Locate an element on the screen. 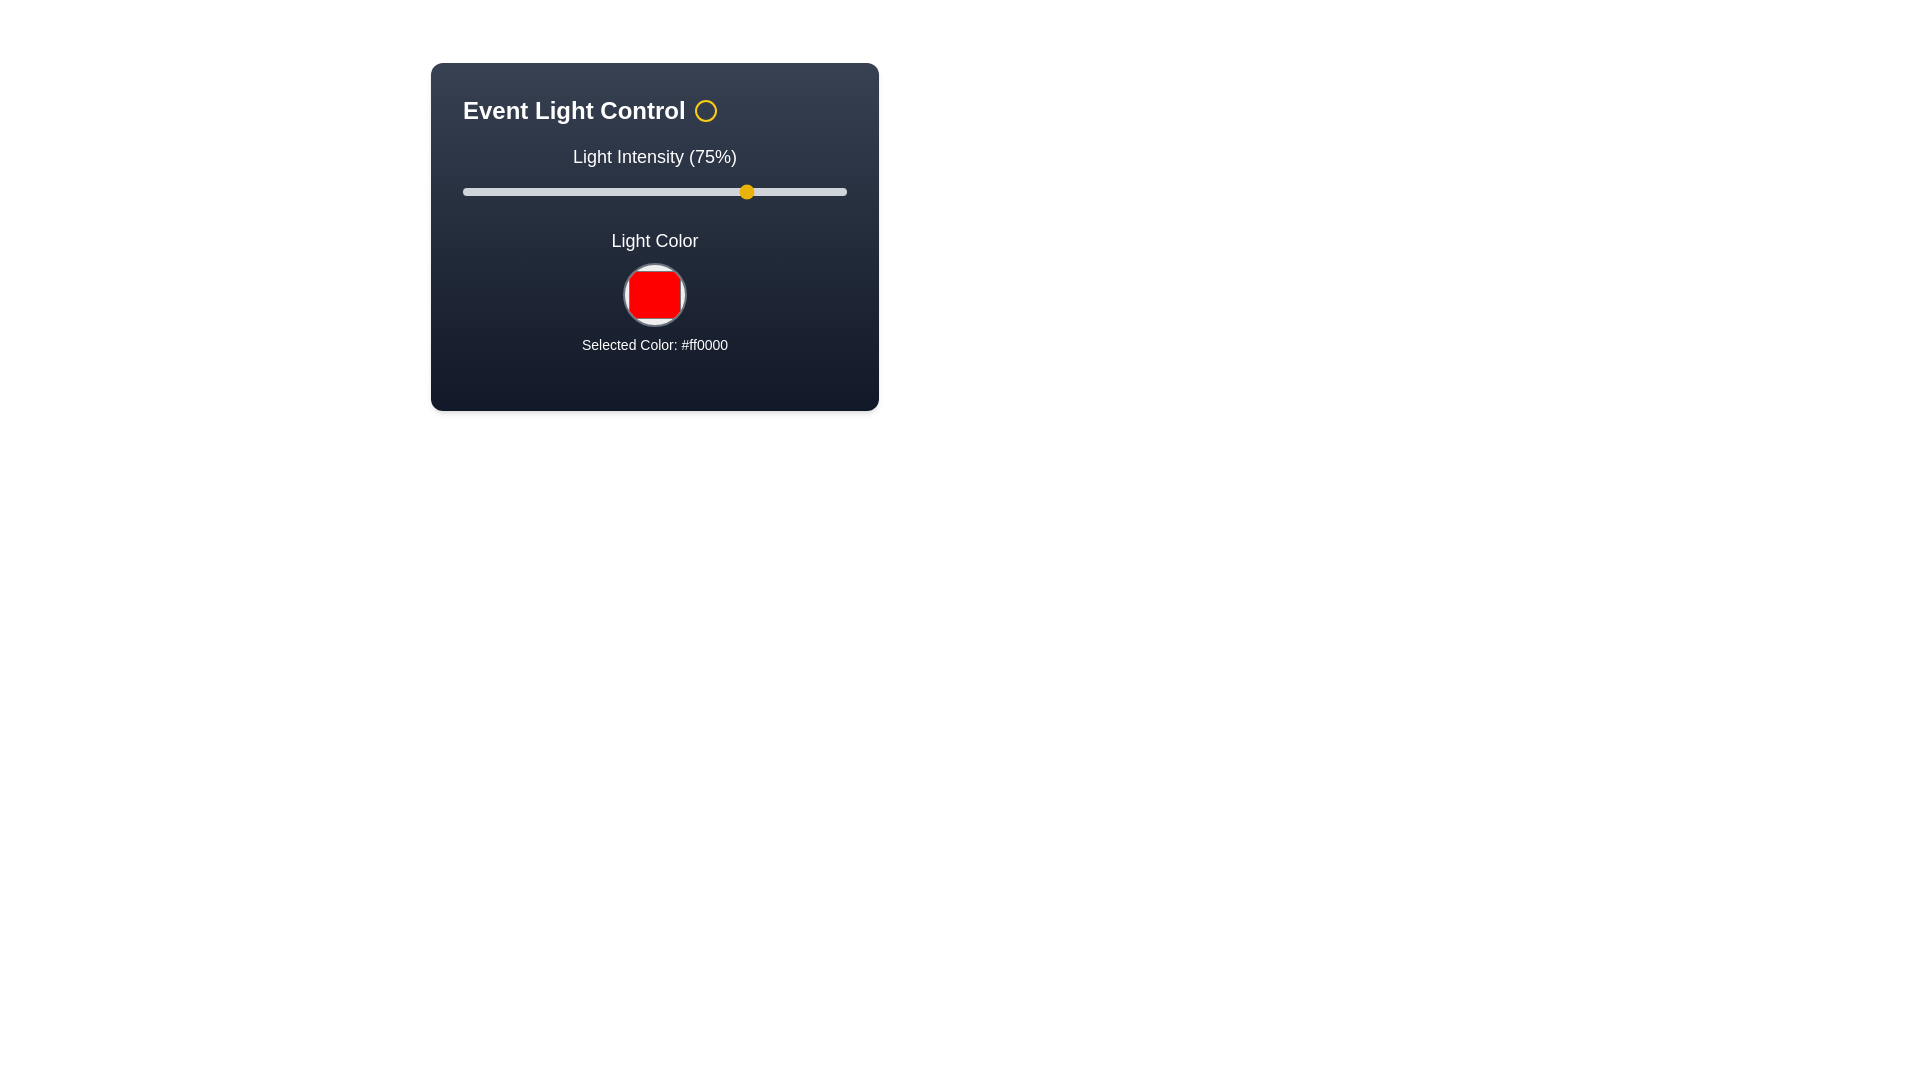 This screenshot has width=1920, height=1080. the header icon to visually interact with it is located at coordinates (705, 111).